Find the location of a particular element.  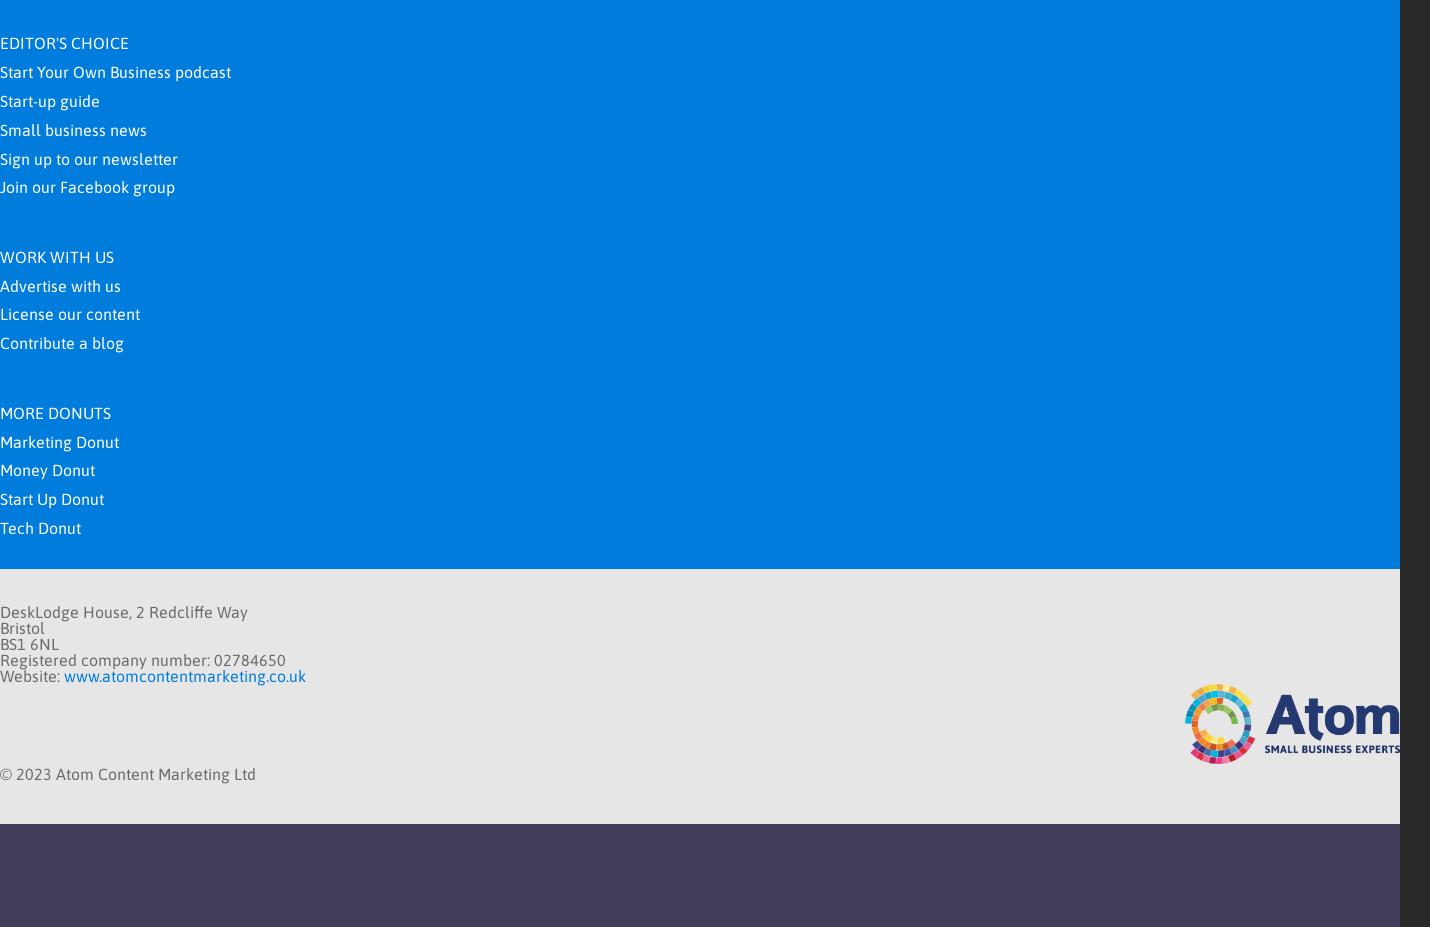

'© 2023 Atom Content Marketing Ltd' is located at coordinates (0, 772).